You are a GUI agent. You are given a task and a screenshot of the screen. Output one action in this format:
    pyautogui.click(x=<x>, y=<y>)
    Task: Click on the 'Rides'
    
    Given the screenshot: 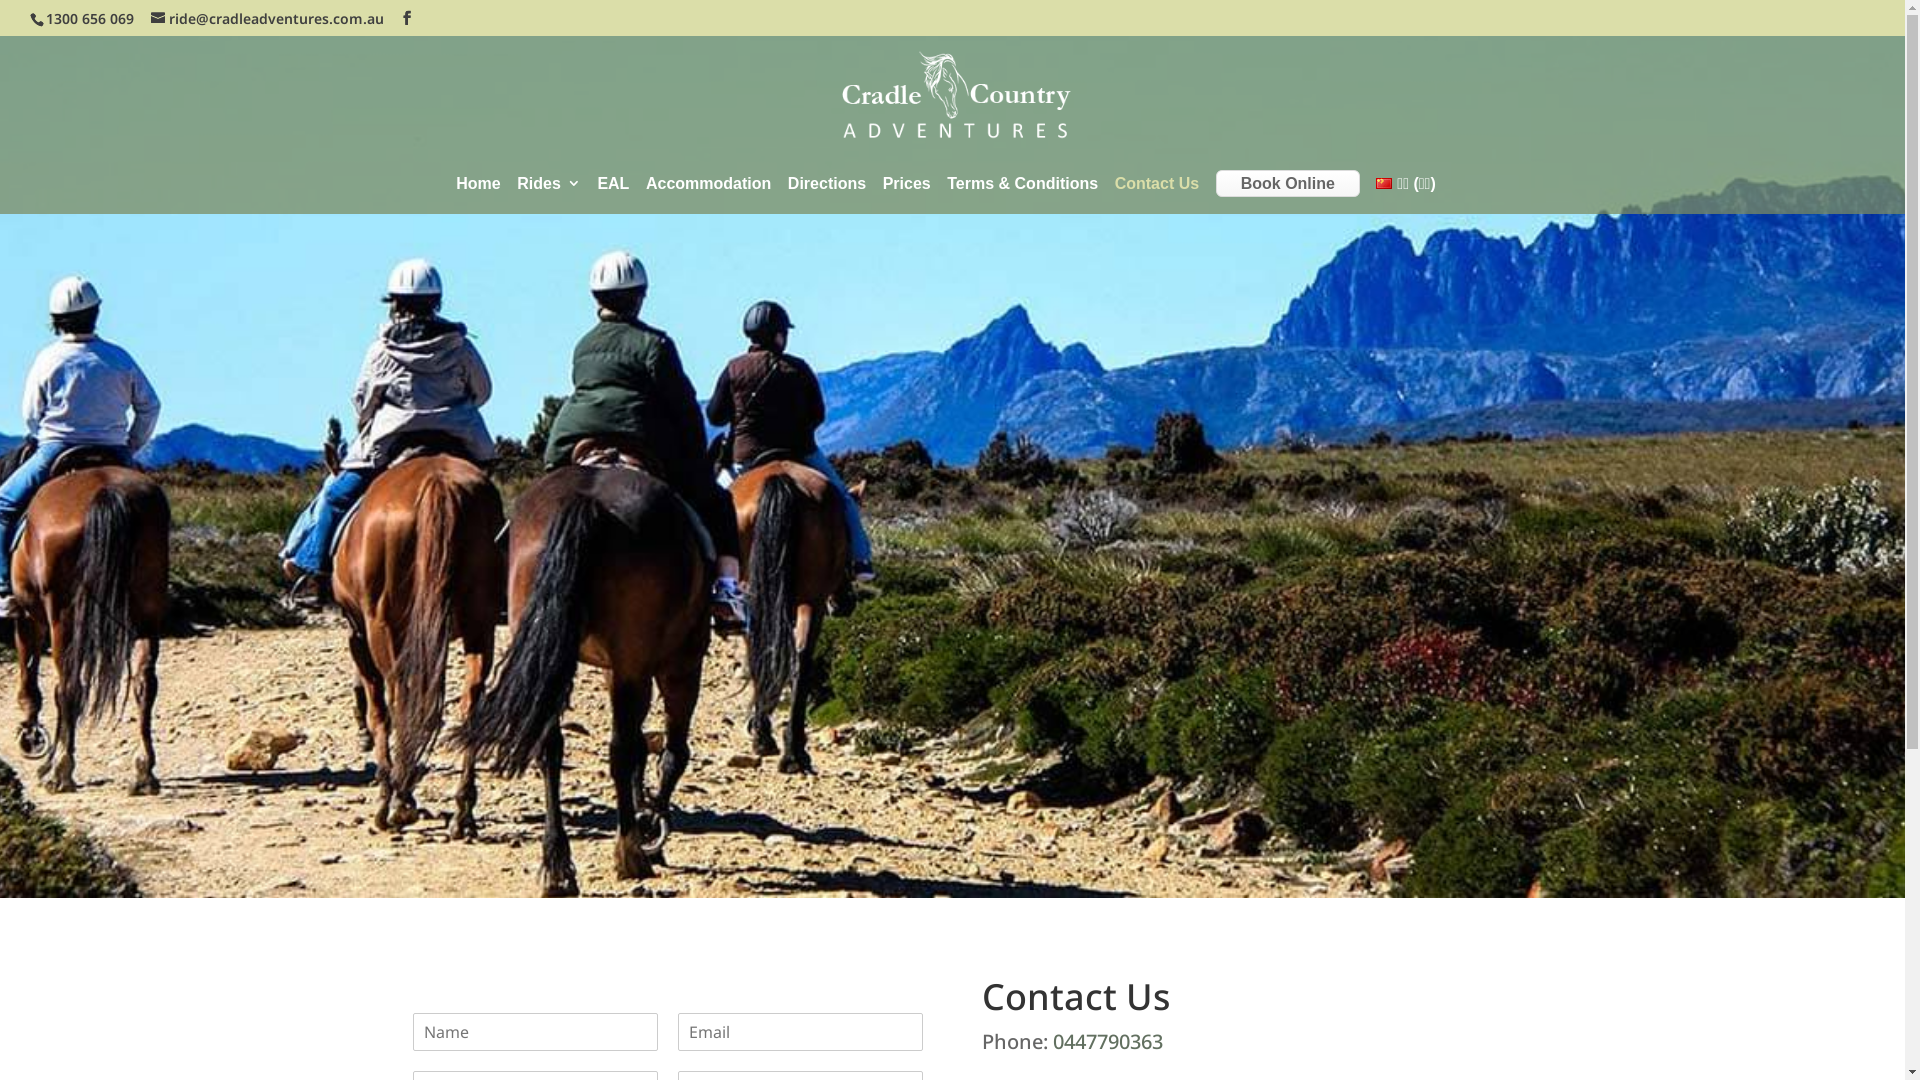 What is the action you would take?
    pyautogui.click(x=517, y=195)
    